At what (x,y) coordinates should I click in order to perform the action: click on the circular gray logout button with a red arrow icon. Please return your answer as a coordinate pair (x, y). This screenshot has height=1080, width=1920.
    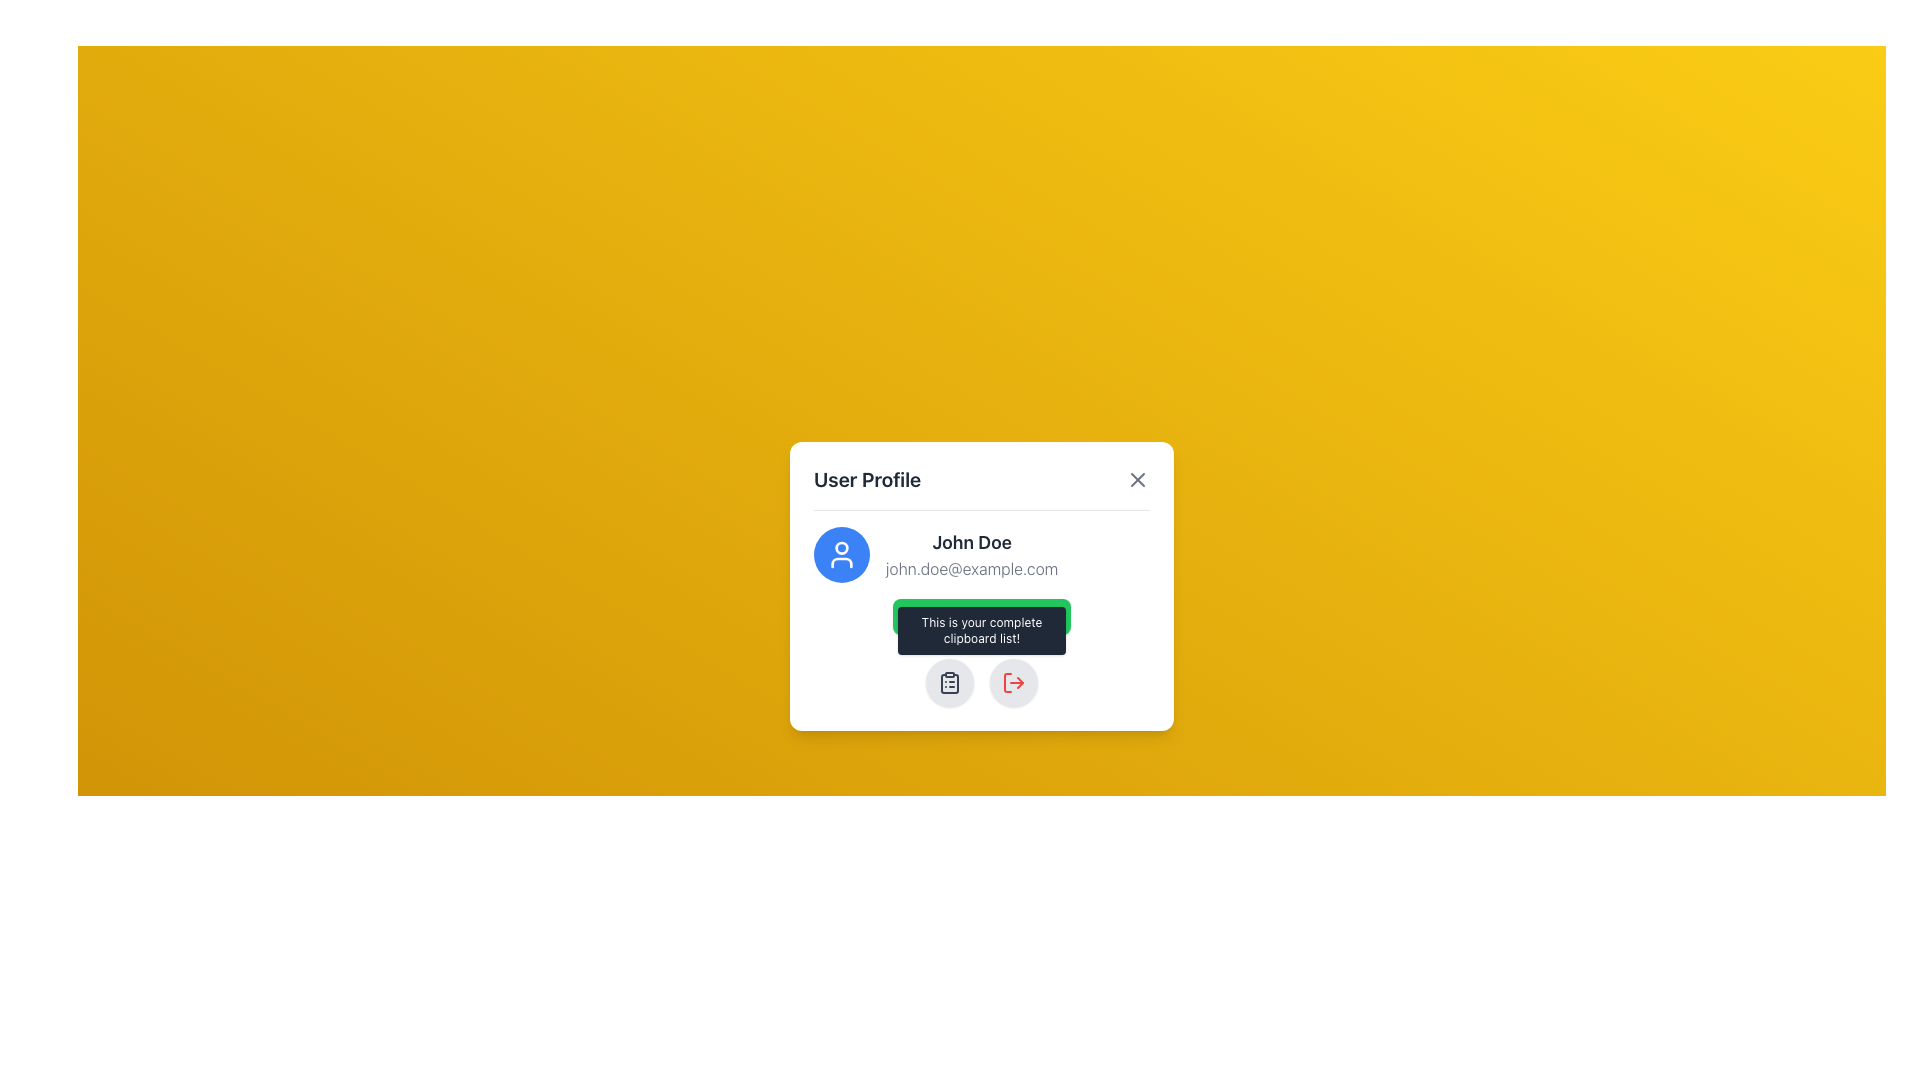
    Looking at the image, I should click on (1013, 681).